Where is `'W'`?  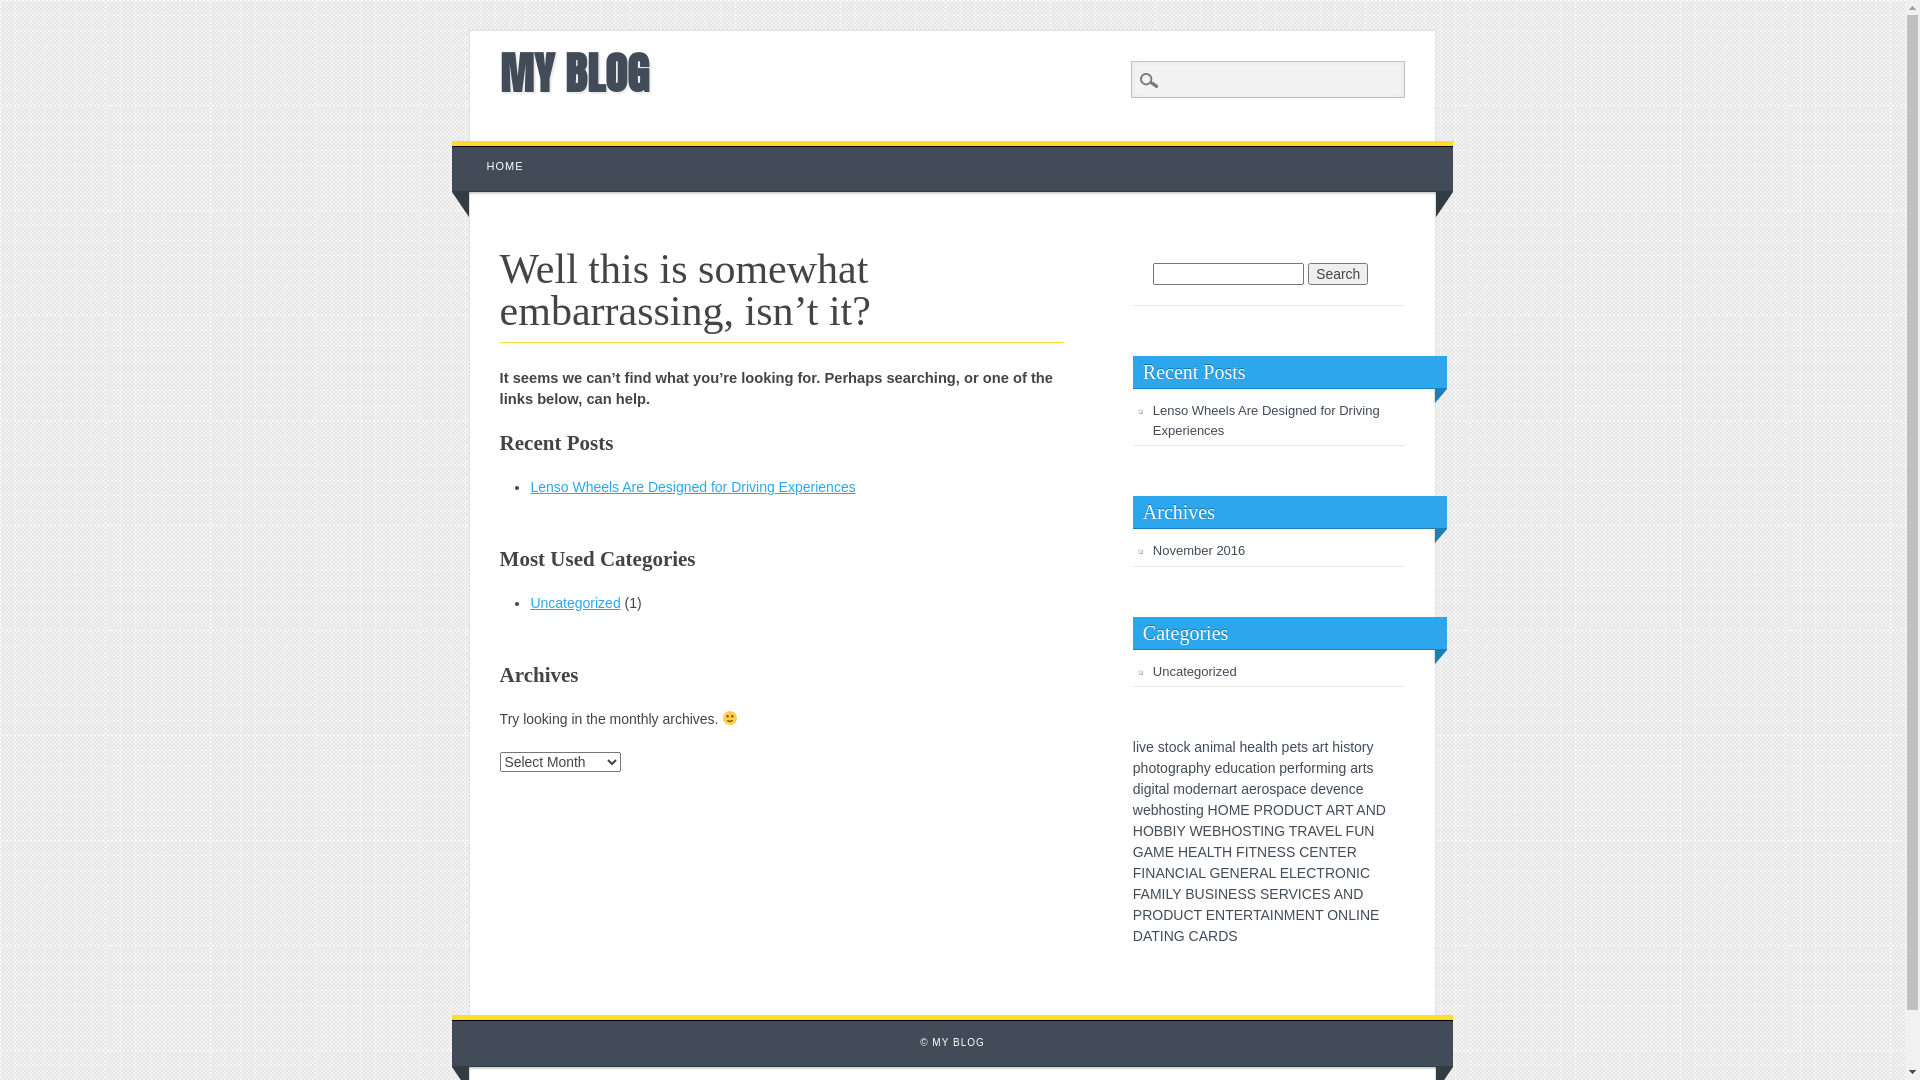 'W' is located at coordinates (1195, 830).